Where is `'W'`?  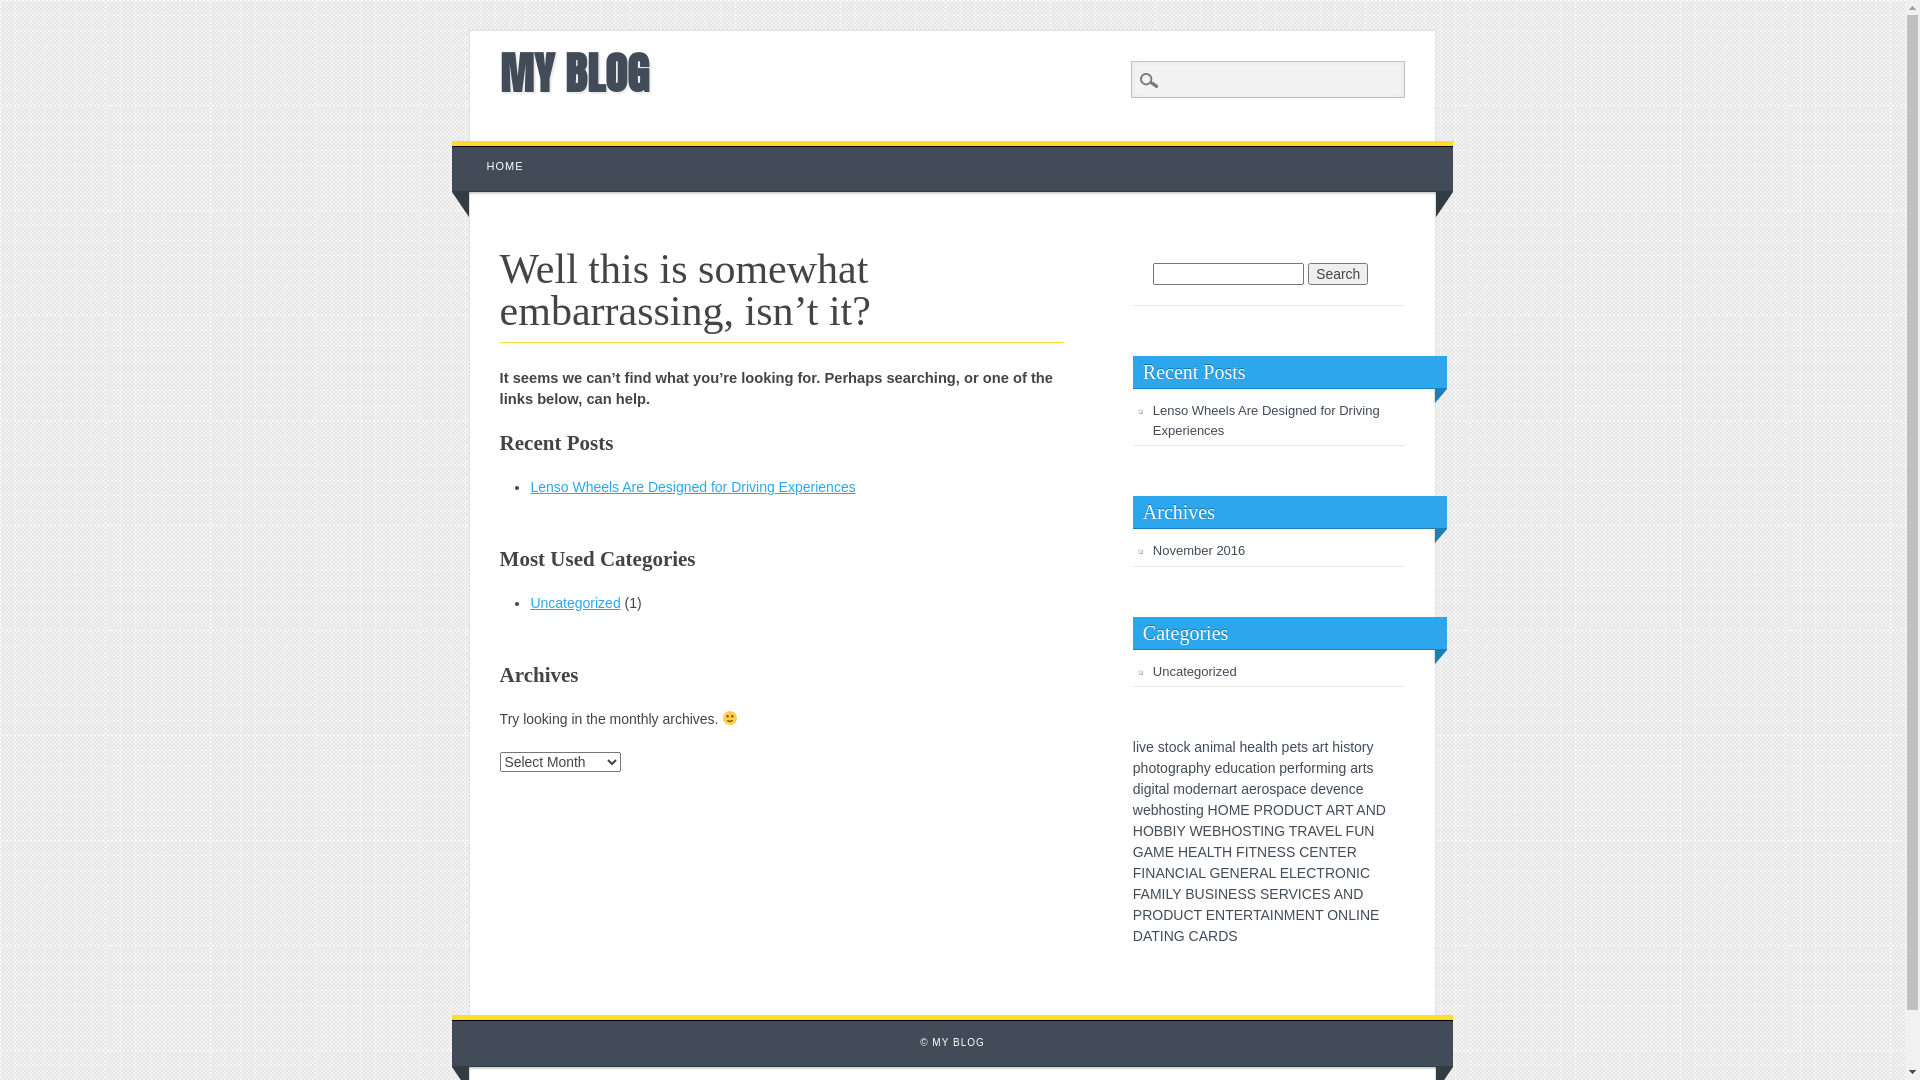 'W' is located at coordinates (1195, 830).